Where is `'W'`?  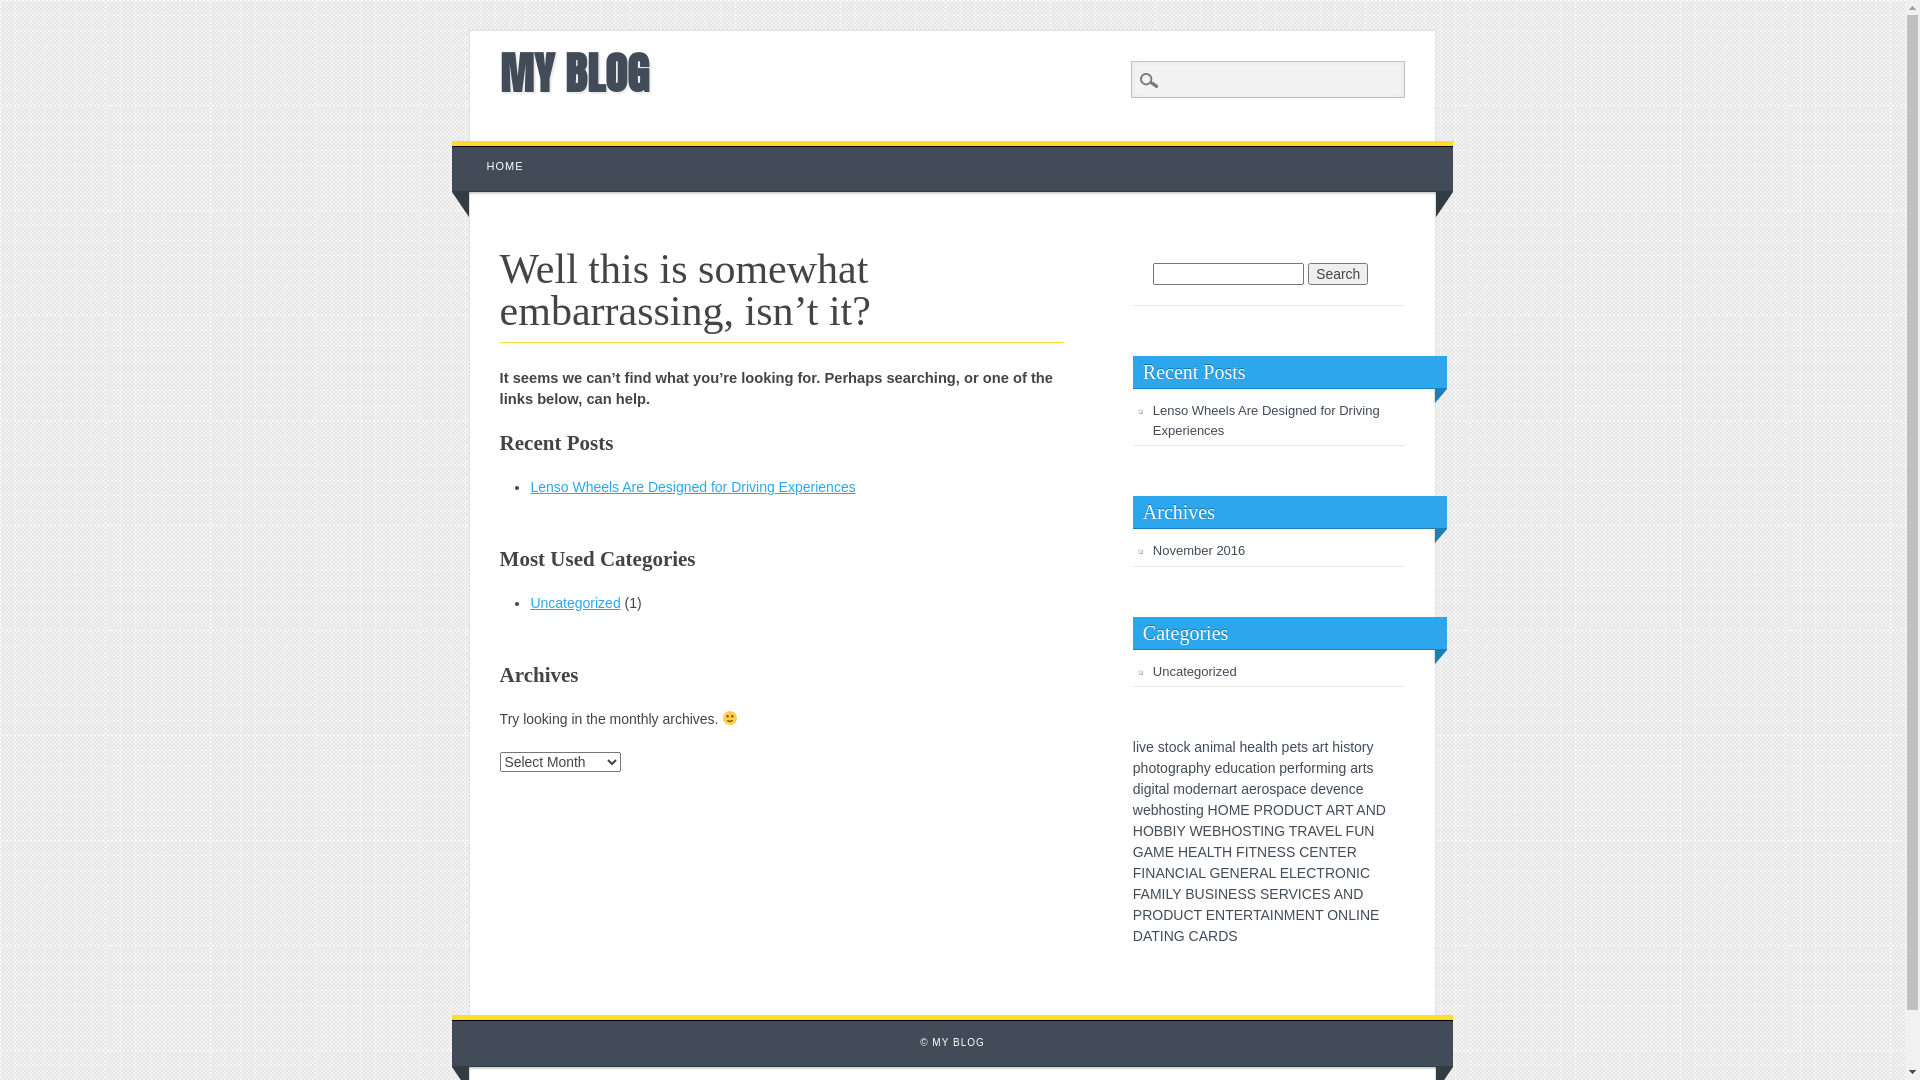 'W' is located at coordinates (1195, 830).